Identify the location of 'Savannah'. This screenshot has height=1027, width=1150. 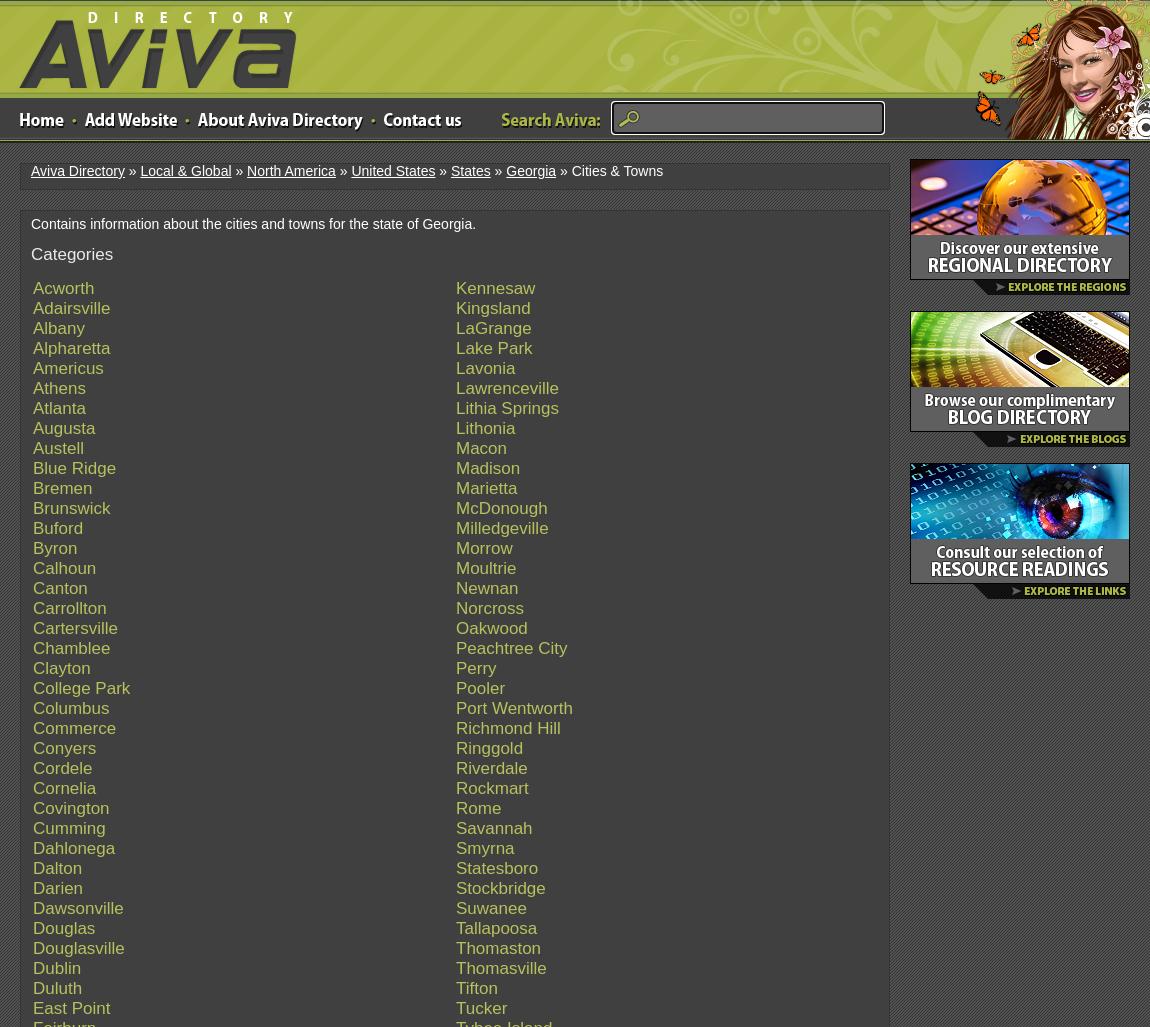
(494, 828).